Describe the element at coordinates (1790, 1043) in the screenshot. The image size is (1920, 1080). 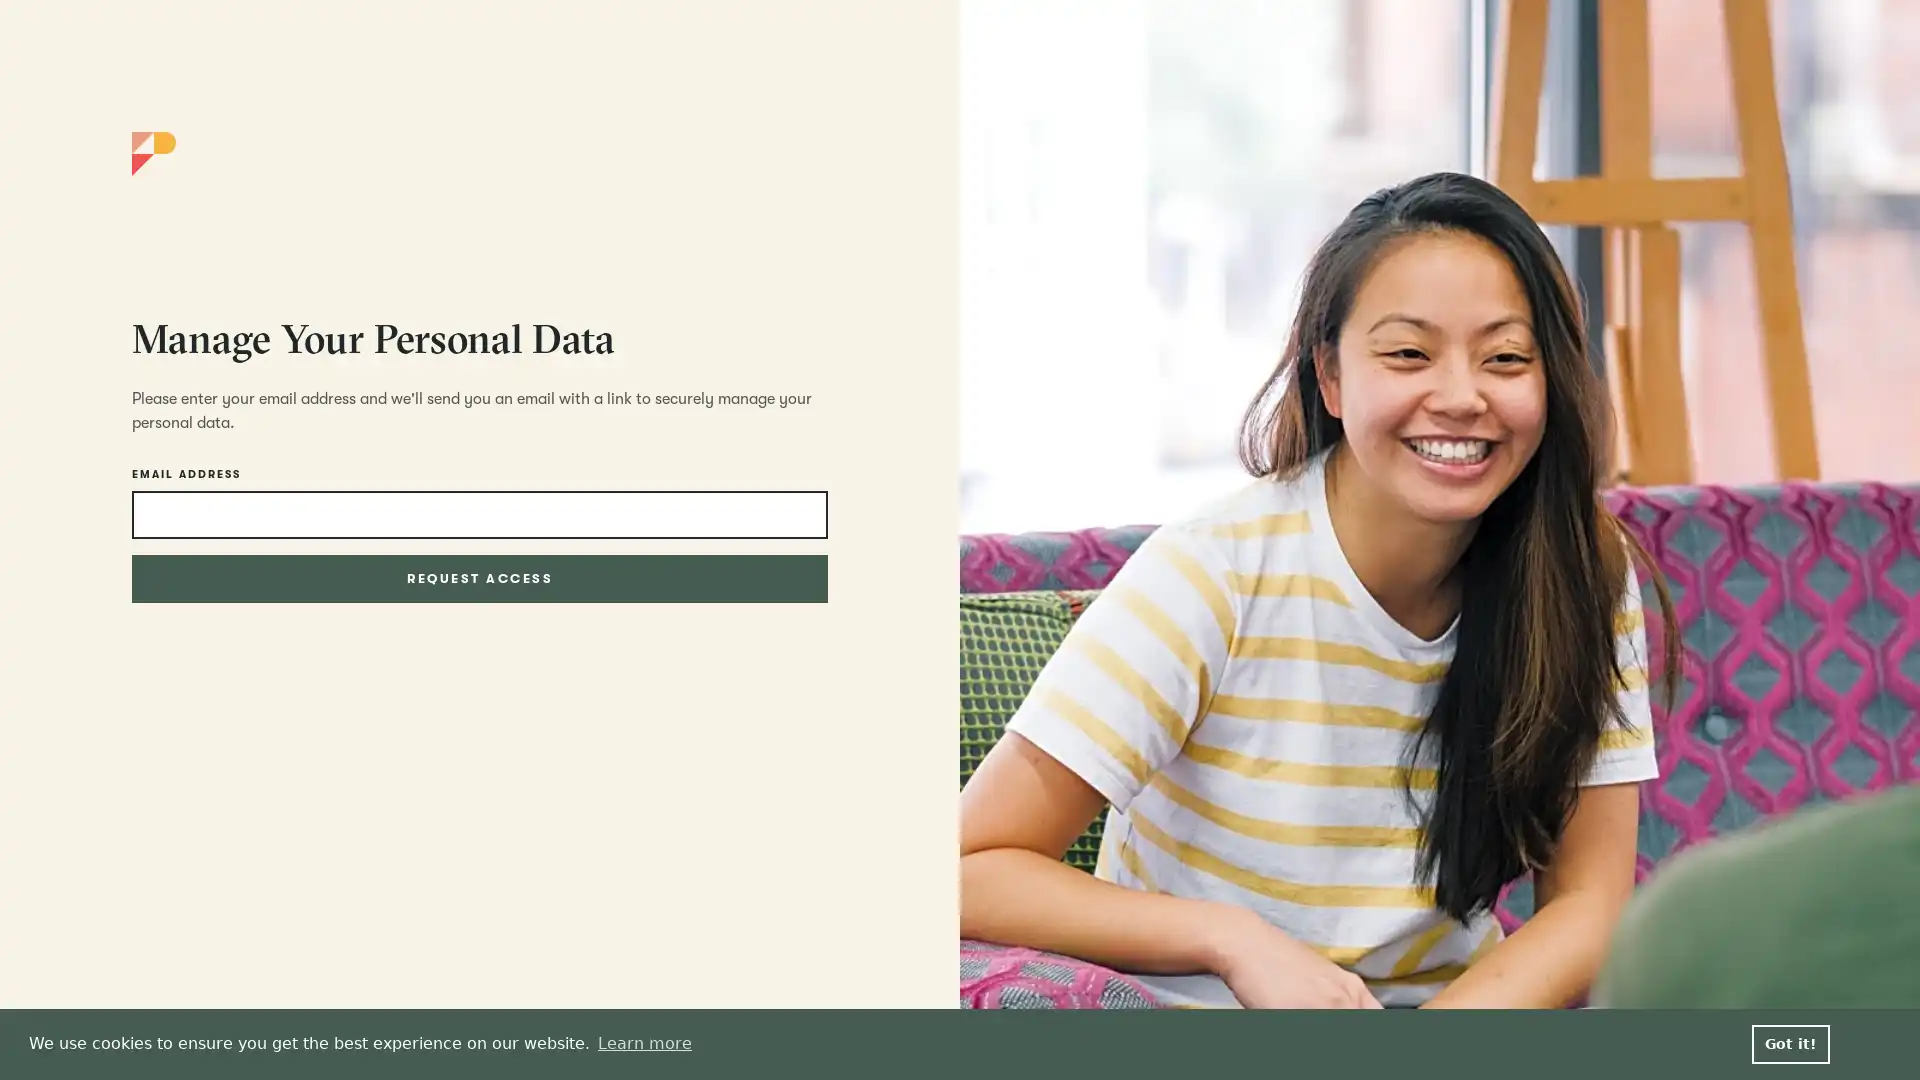
I see `dismiss cookie message` at that location.